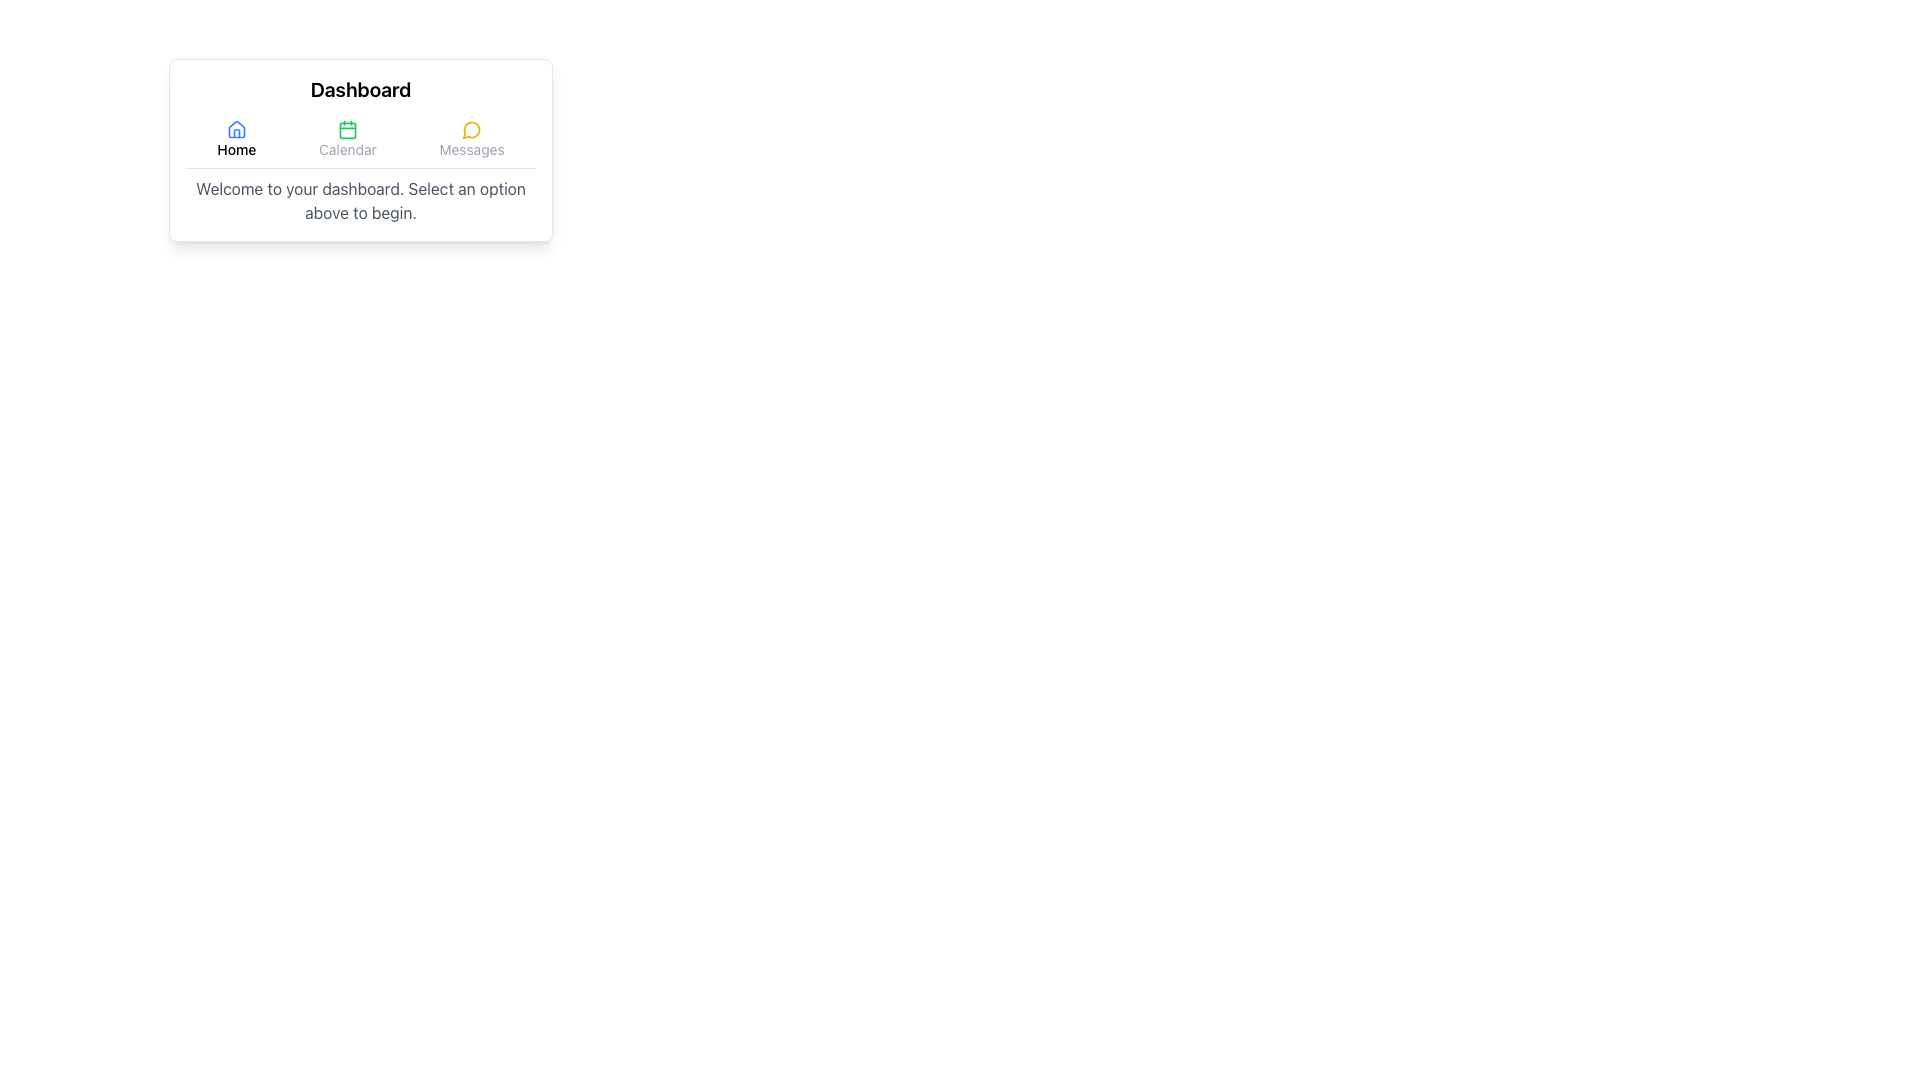 This screenshot has height=1080, width=1920. I want to click on the 'Calendar' section of the Navigation Menu, which is the second section in a horizontal navigation bar located below the title 'Dashboard', so click(360, 143).